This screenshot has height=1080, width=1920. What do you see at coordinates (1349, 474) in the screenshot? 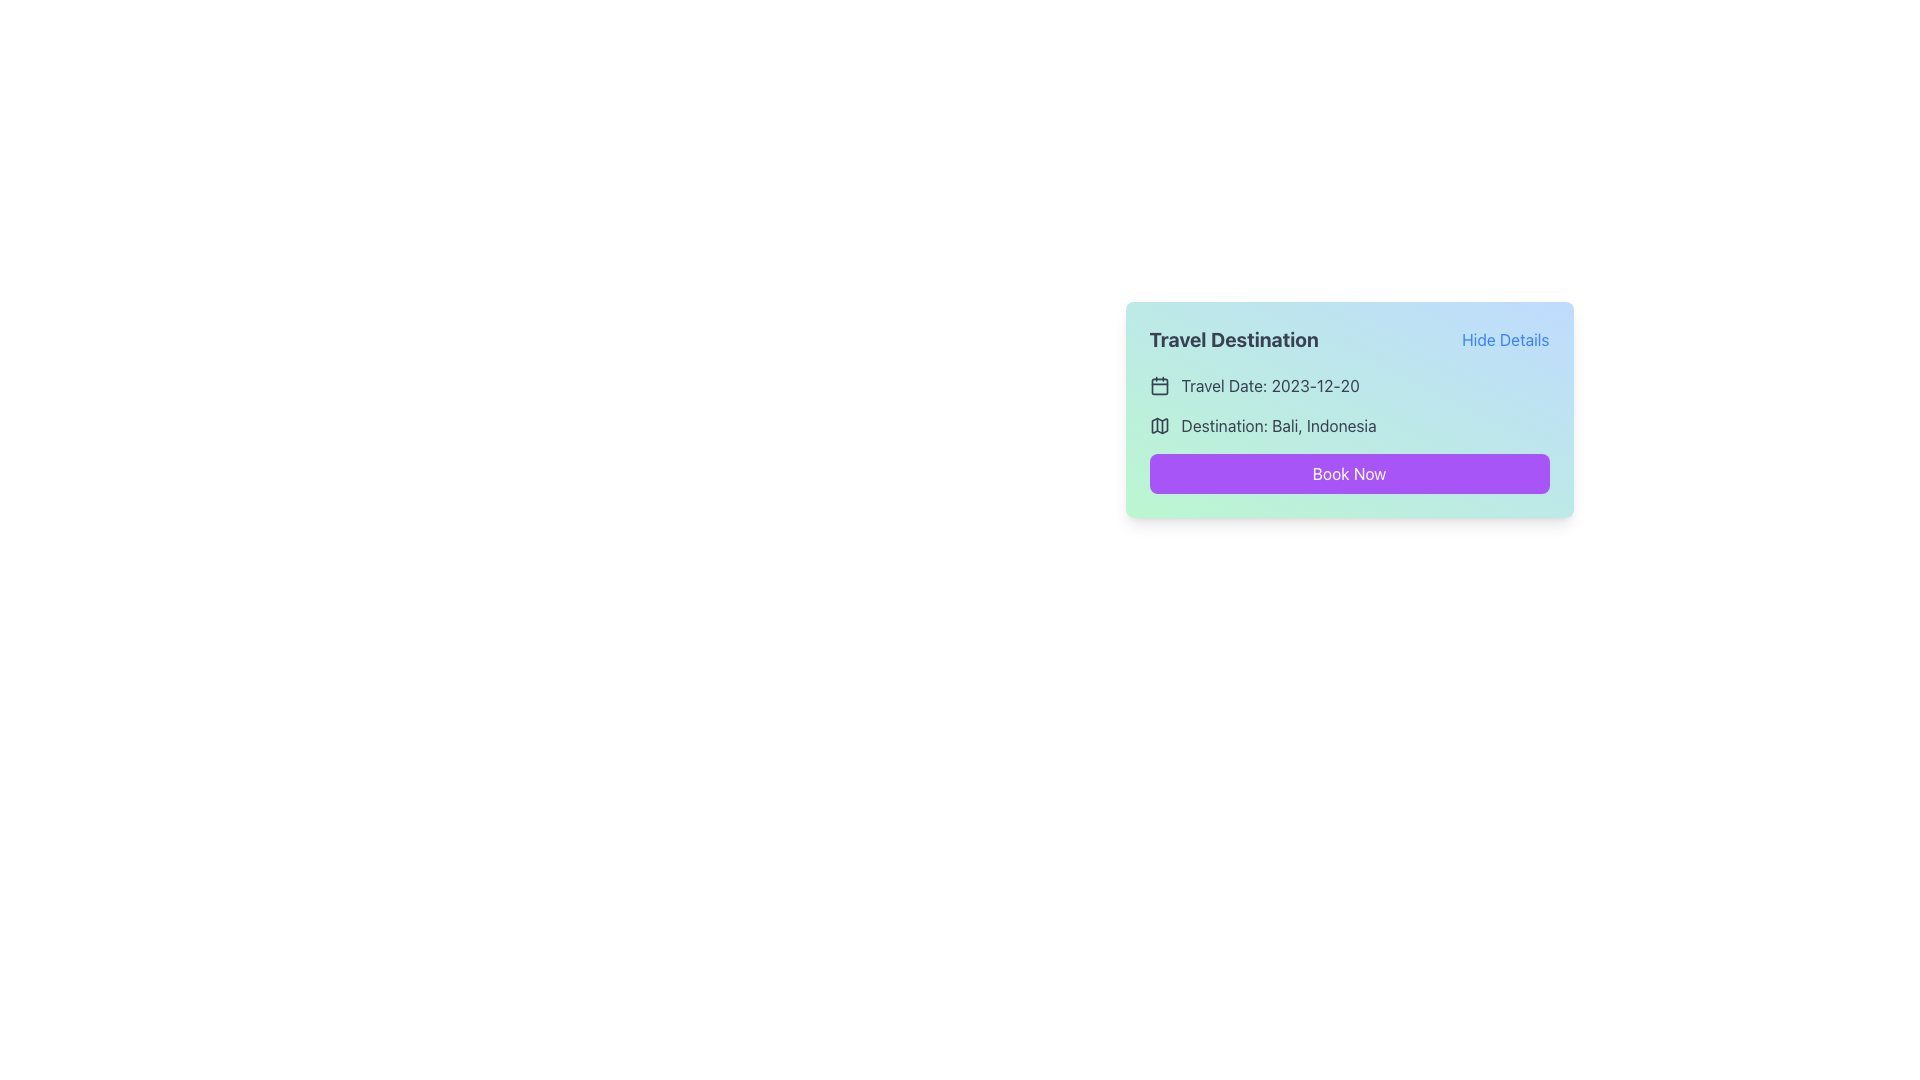
I see `the call-to-action button for initiating the booking process located below the text 'Destination: Bali, Indonesia'` at bounding box center [1349, 474].